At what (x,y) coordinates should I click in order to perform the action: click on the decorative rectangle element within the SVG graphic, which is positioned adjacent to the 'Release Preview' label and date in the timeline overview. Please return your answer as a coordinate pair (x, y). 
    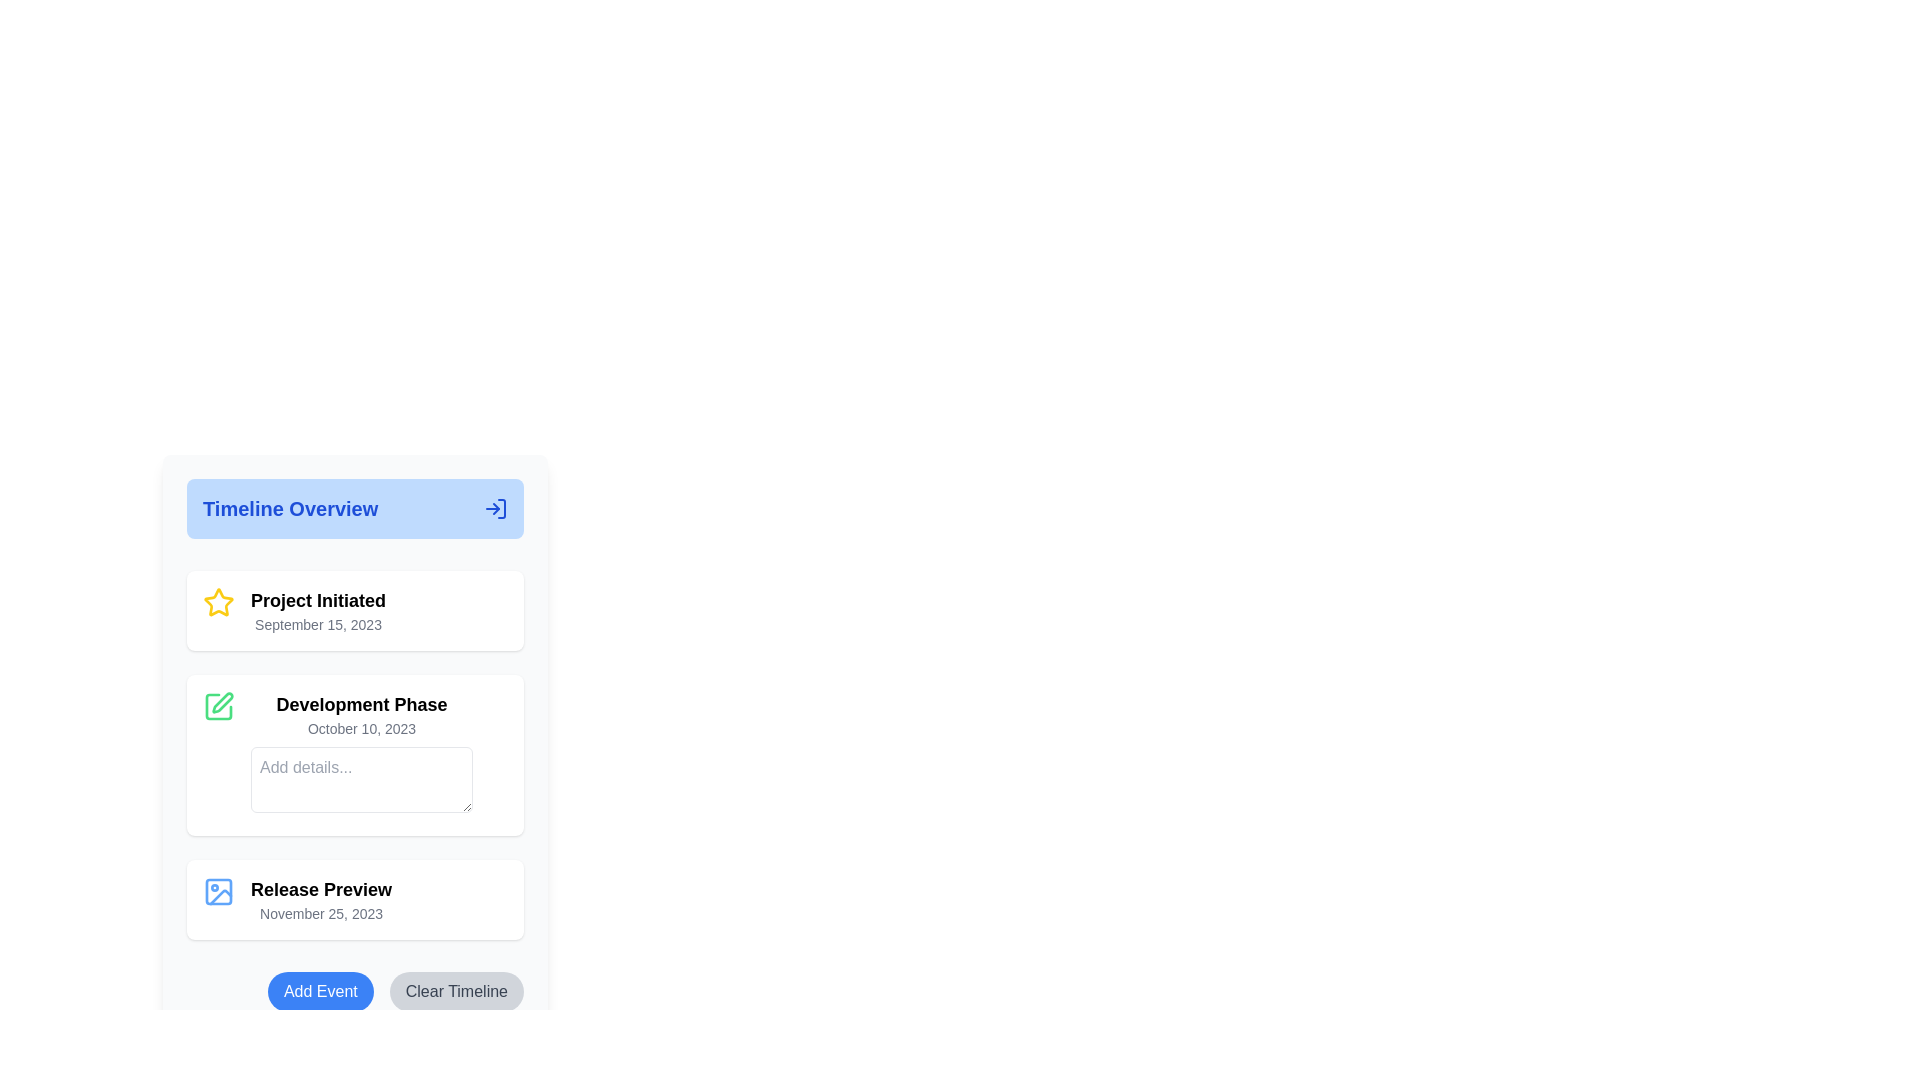
    Looking at the image, I should click on (219, 890).